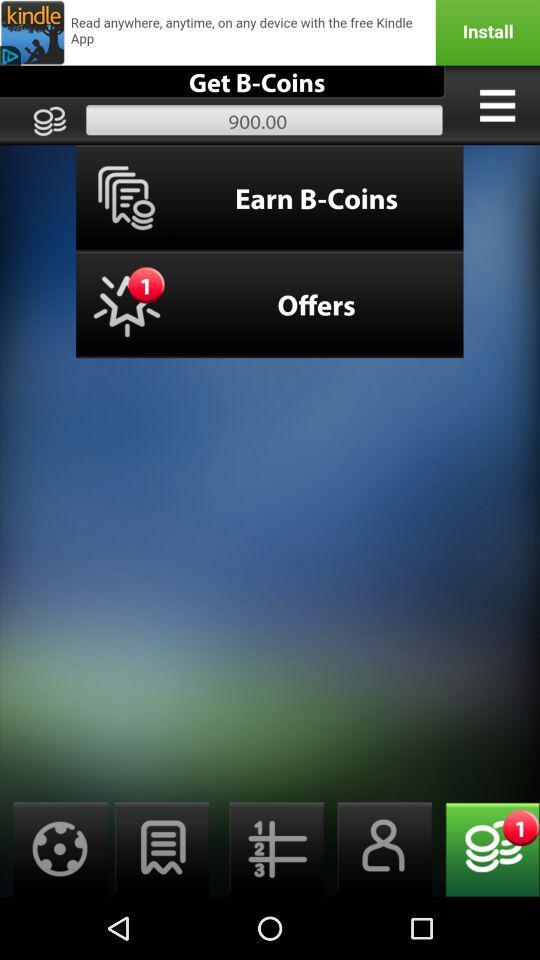 The image size is (540, 960). I want to click on visit advertised website, so click(270, 31).